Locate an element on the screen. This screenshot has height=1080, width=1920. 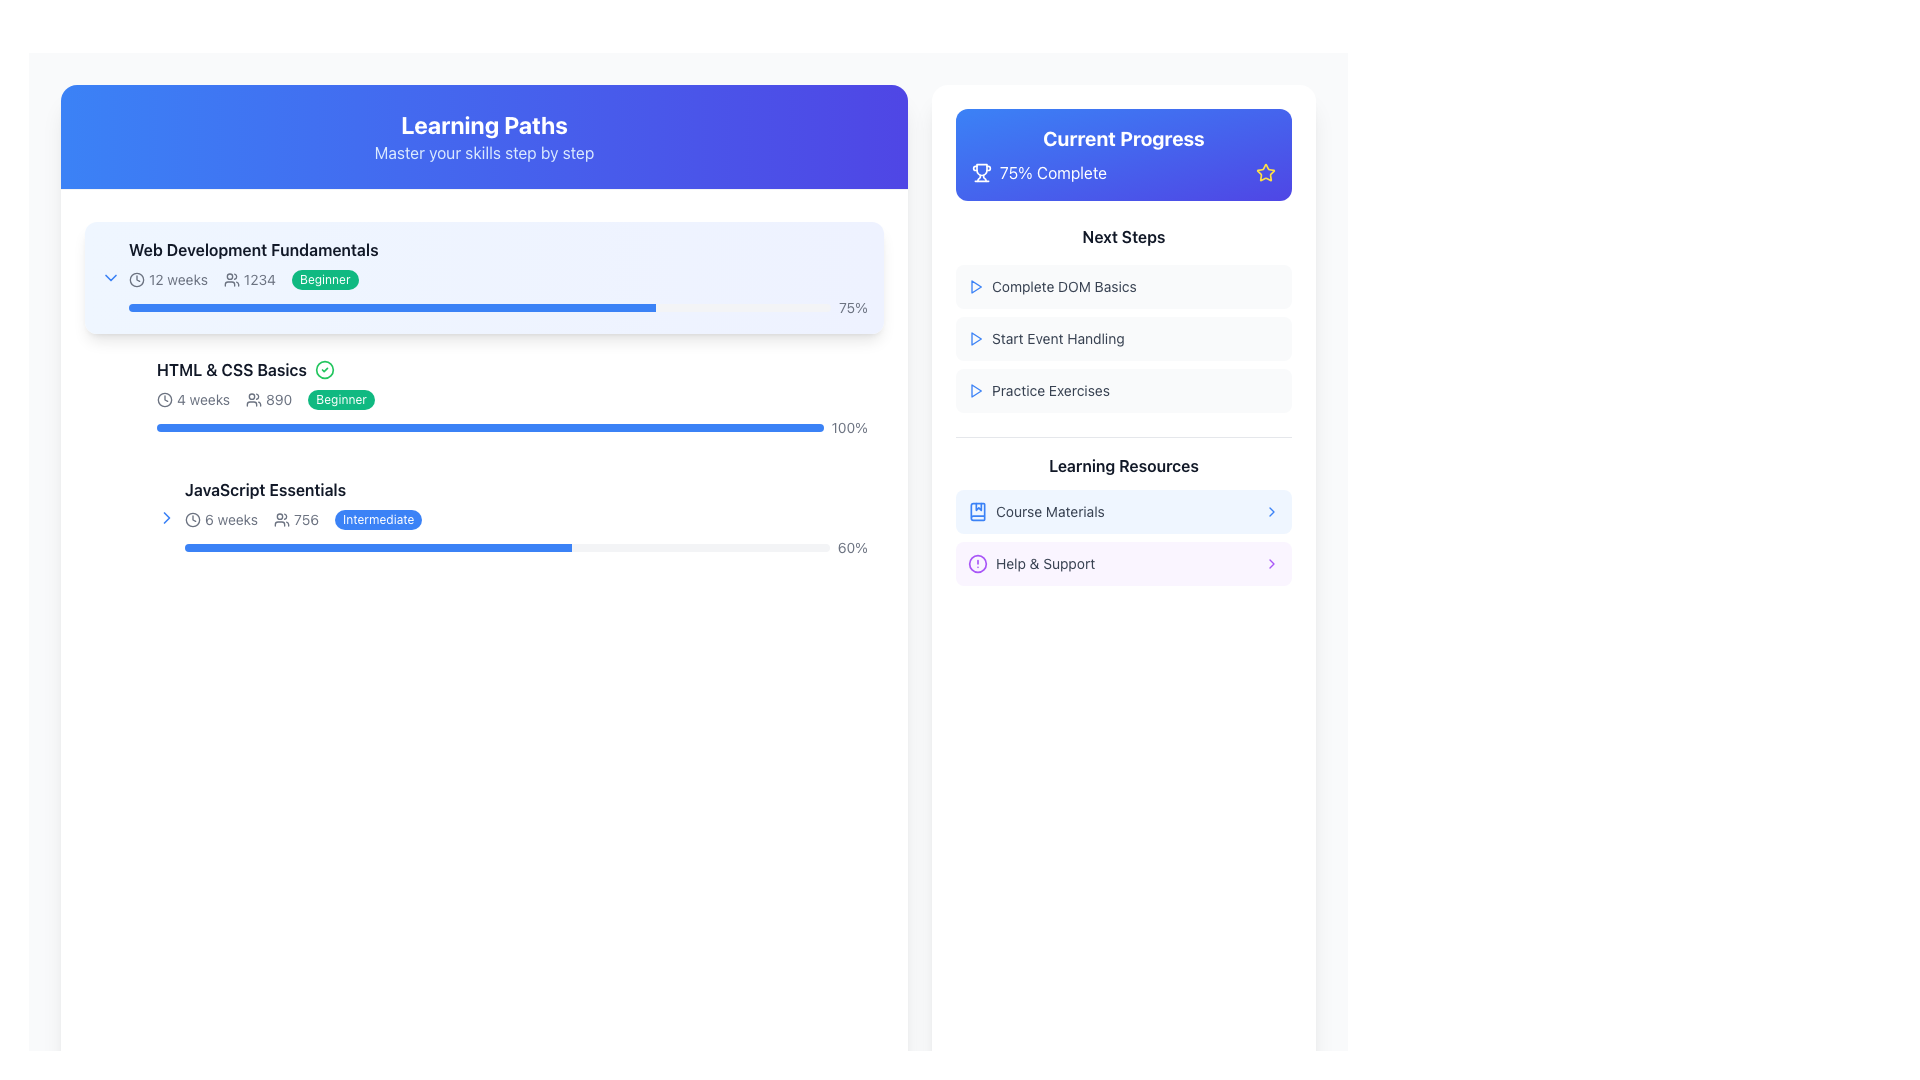
the static label that introduces or categorizes the content below it, located under the 'Next Steps' heading in the 'Current Progress' panel is located at coordinates (1123, 466).